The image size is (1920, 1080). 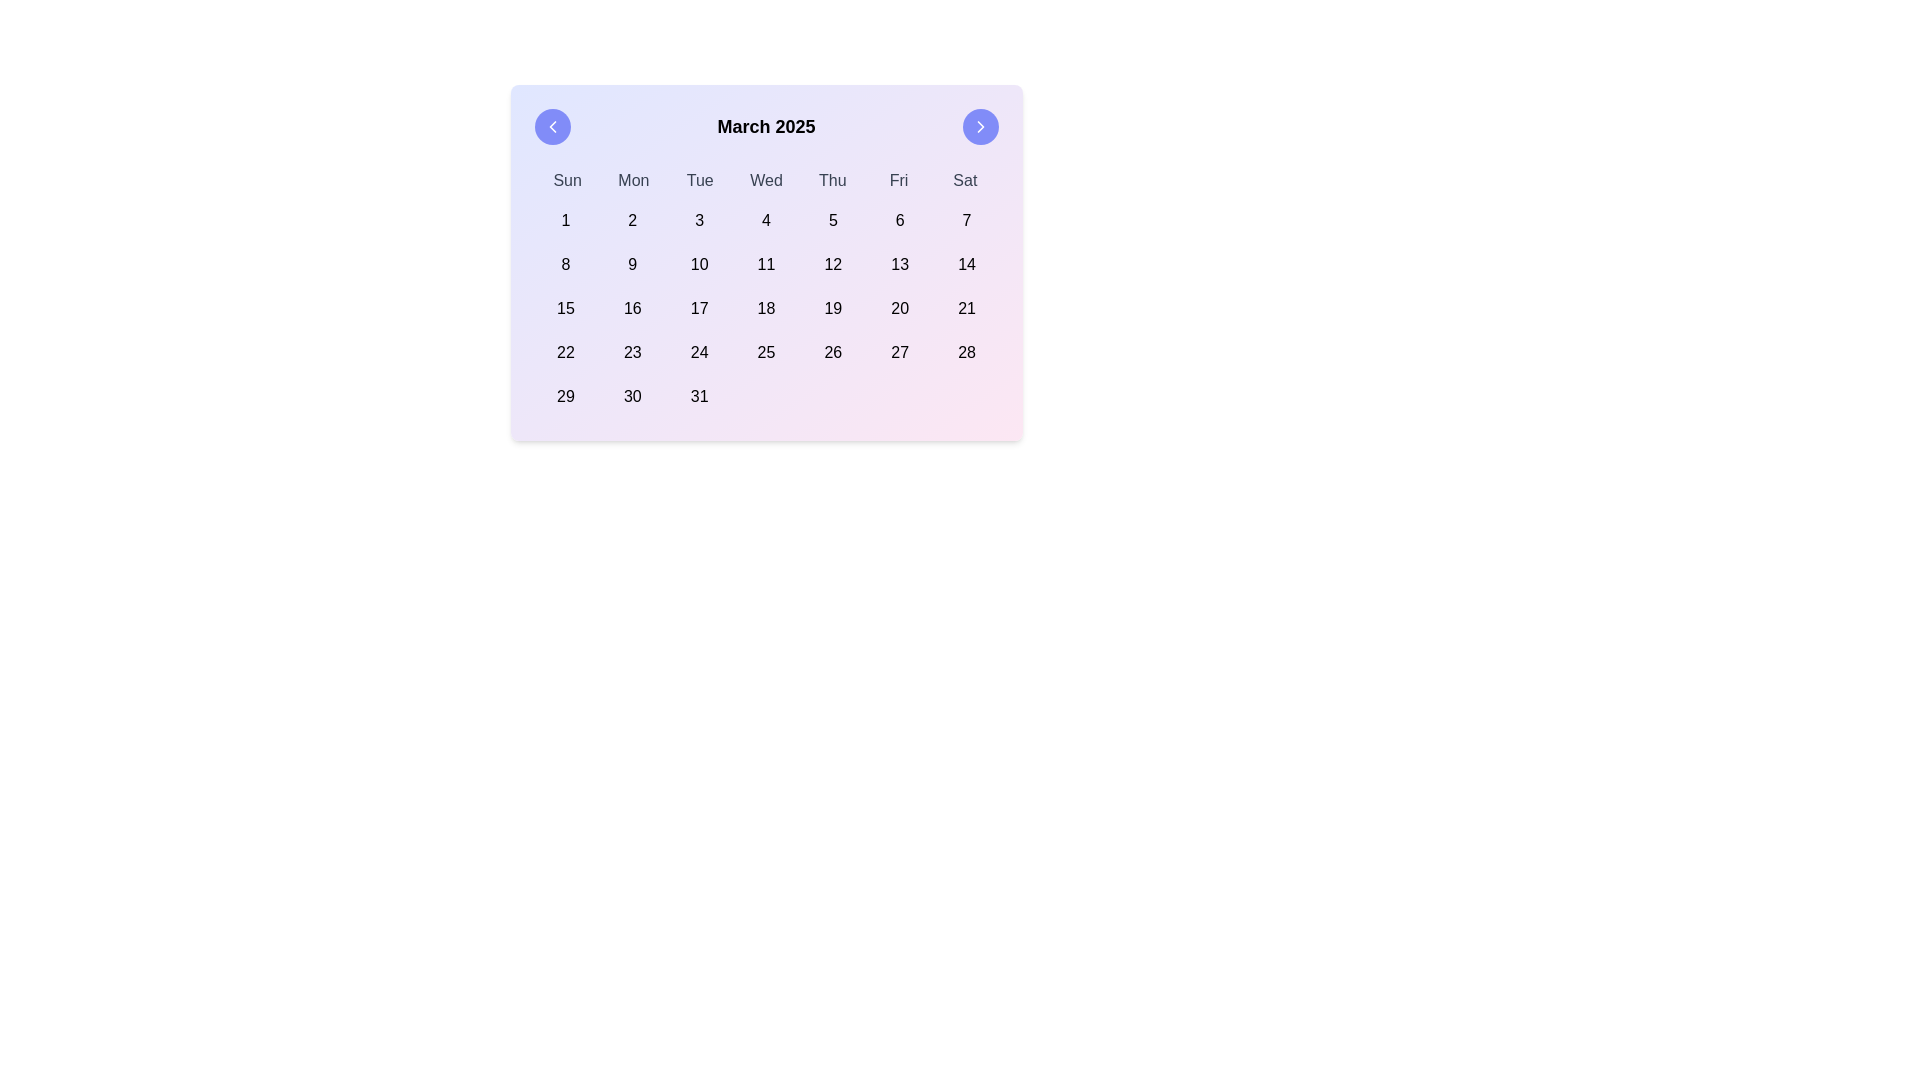 I want to click on the square button with a rounded border containing the text '20', so click(x=899, y=308).